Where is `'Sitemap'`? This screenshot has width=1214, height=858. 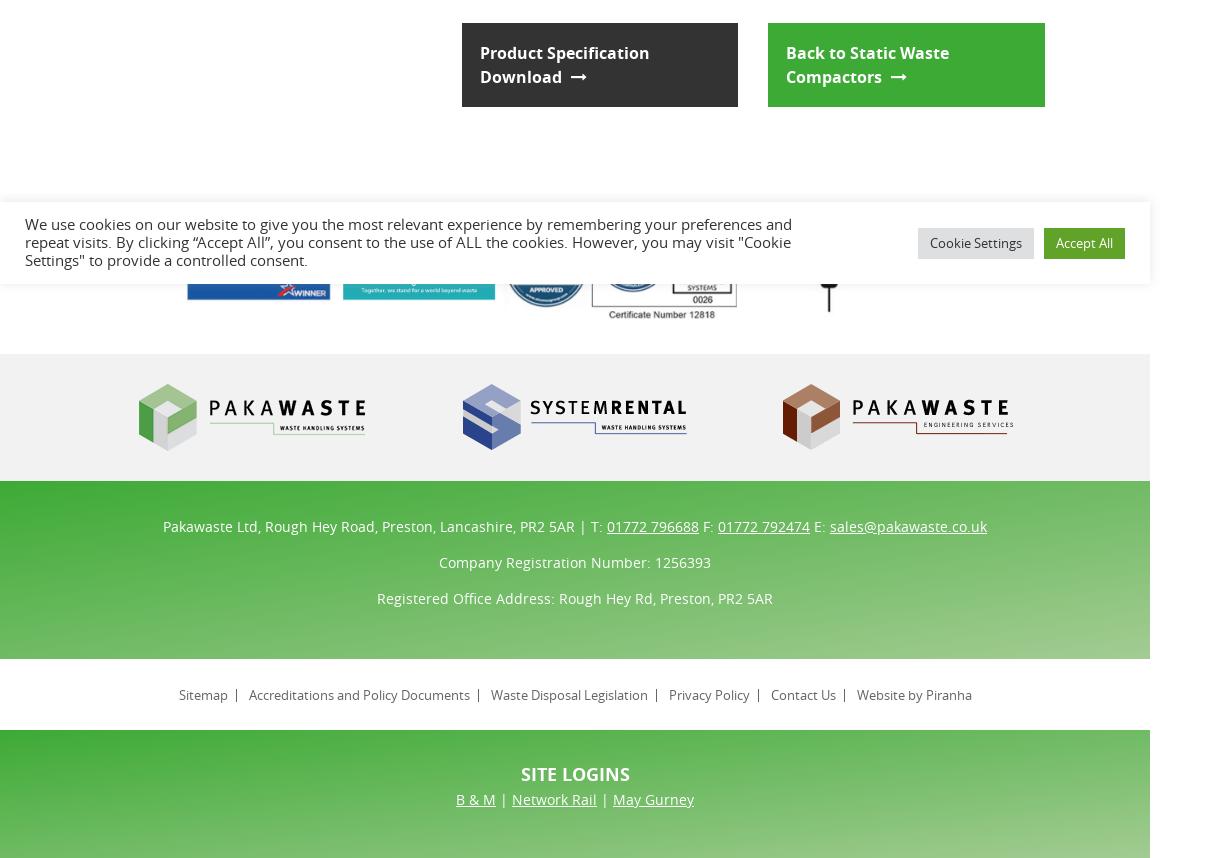
'Sitemap' is located at coordinates (202, 694).